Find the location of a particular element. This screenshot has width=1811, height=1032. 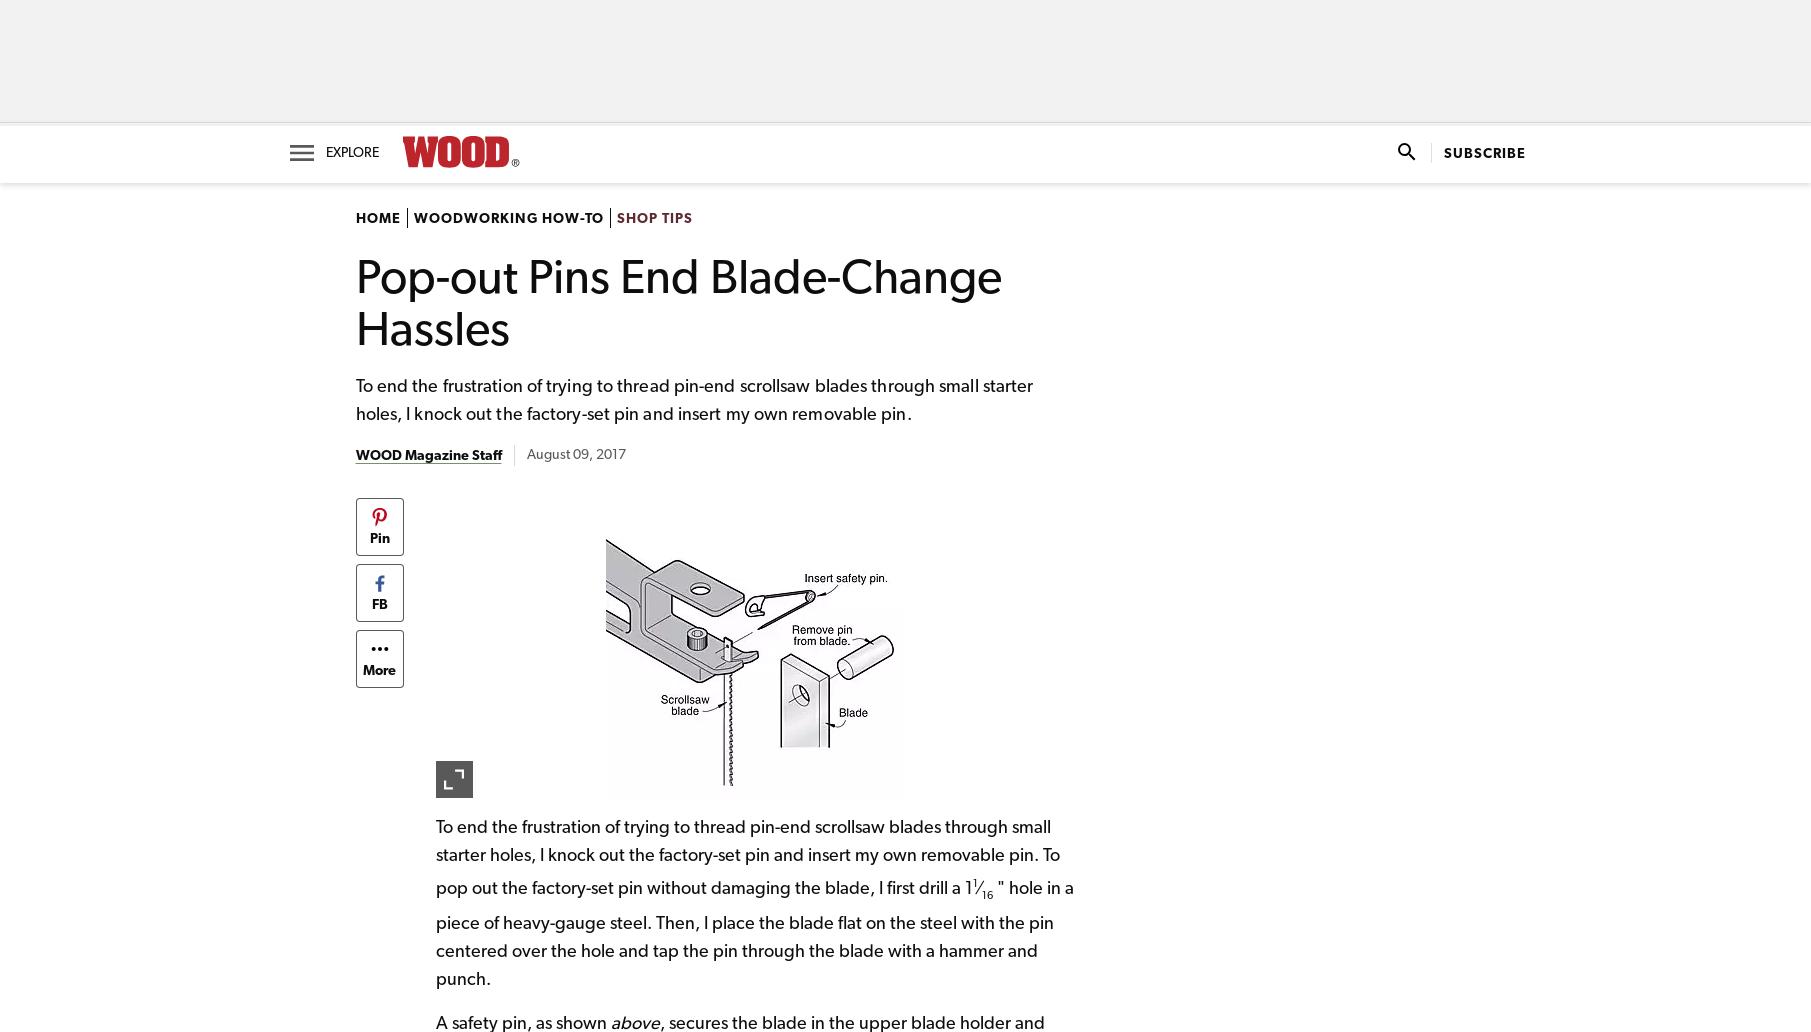

'To end the frustration of trying to thread pin-end scrollsaw blades through small starter holes, I knock out the factory-set pin and insert my own removable pin. To pop out the factory-set pin without damaging the blade, I first drill a 1' is located at coordinates (746, 858).